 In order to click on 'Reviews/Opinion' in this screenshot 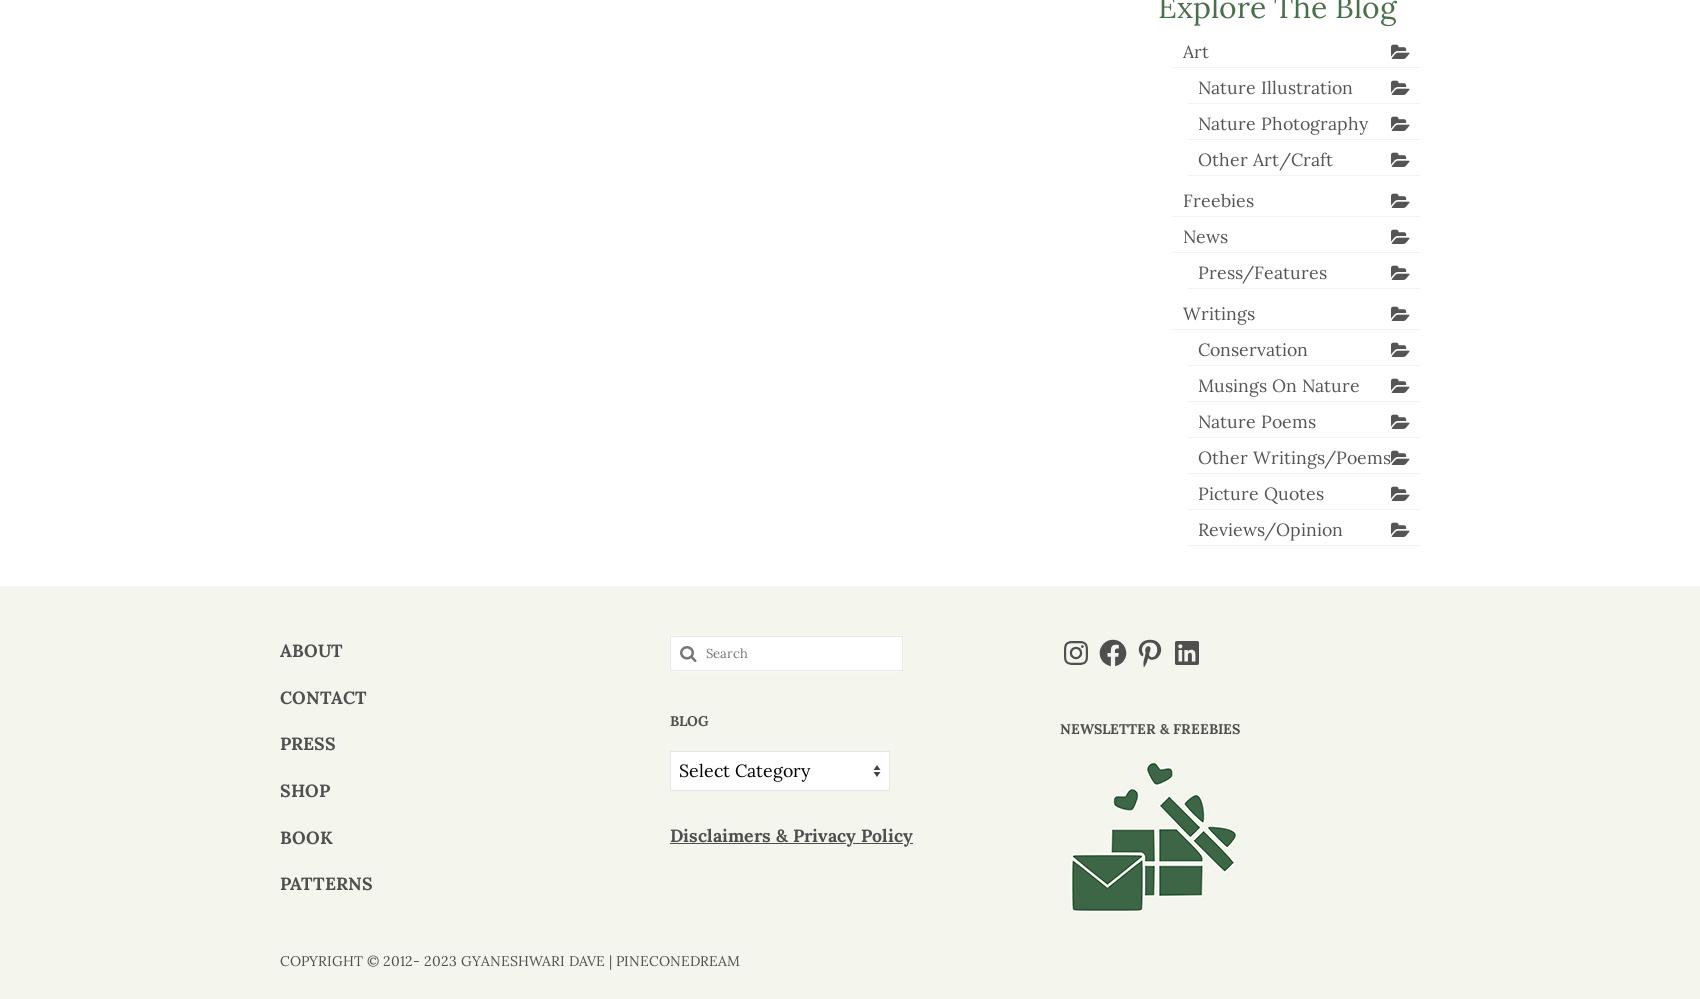, I will do `click(1268, 527)`.